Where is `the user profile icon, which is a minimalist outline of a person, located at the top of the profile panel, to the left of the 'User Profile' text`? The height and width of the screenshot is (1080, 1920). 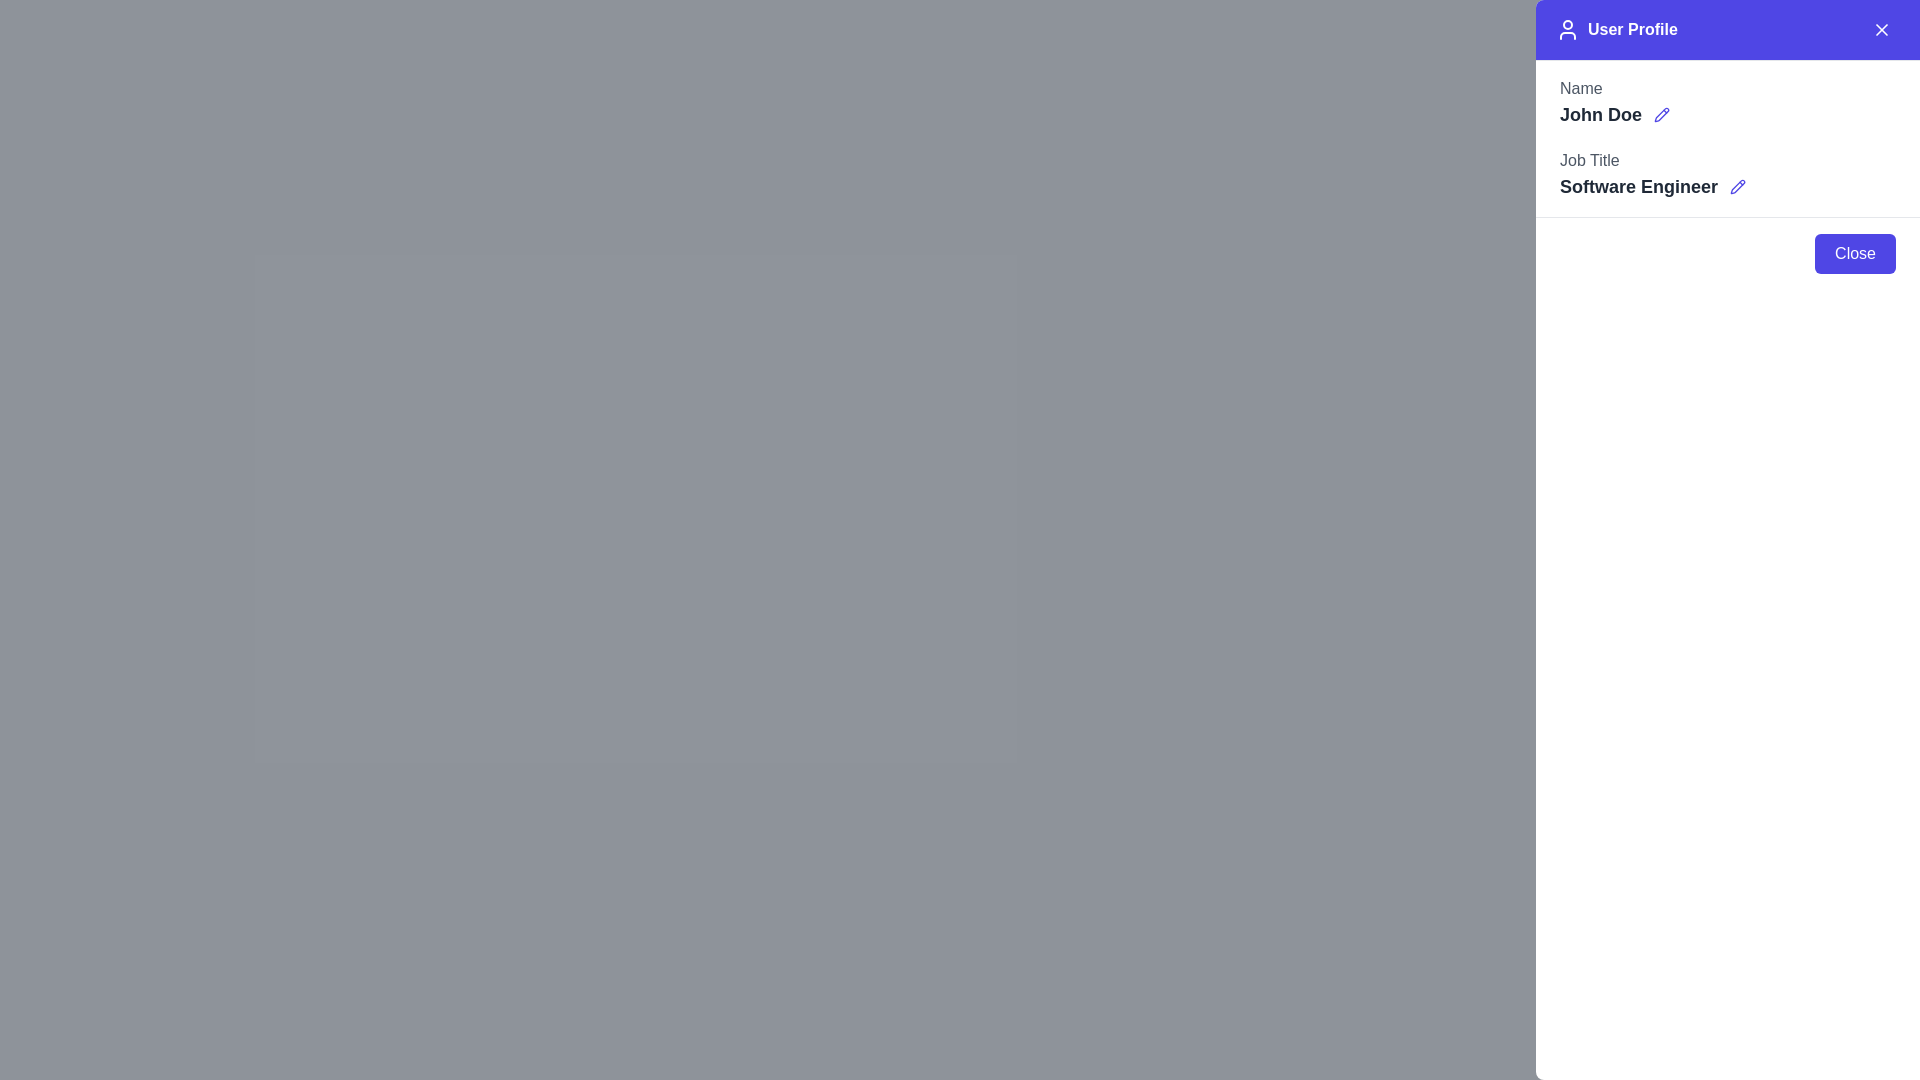
the user profile icon, which is a minimalist outline of a person, located at the top of the profile panel, to the left of the 'User Profile' text is located at coordinates (1567, 30).